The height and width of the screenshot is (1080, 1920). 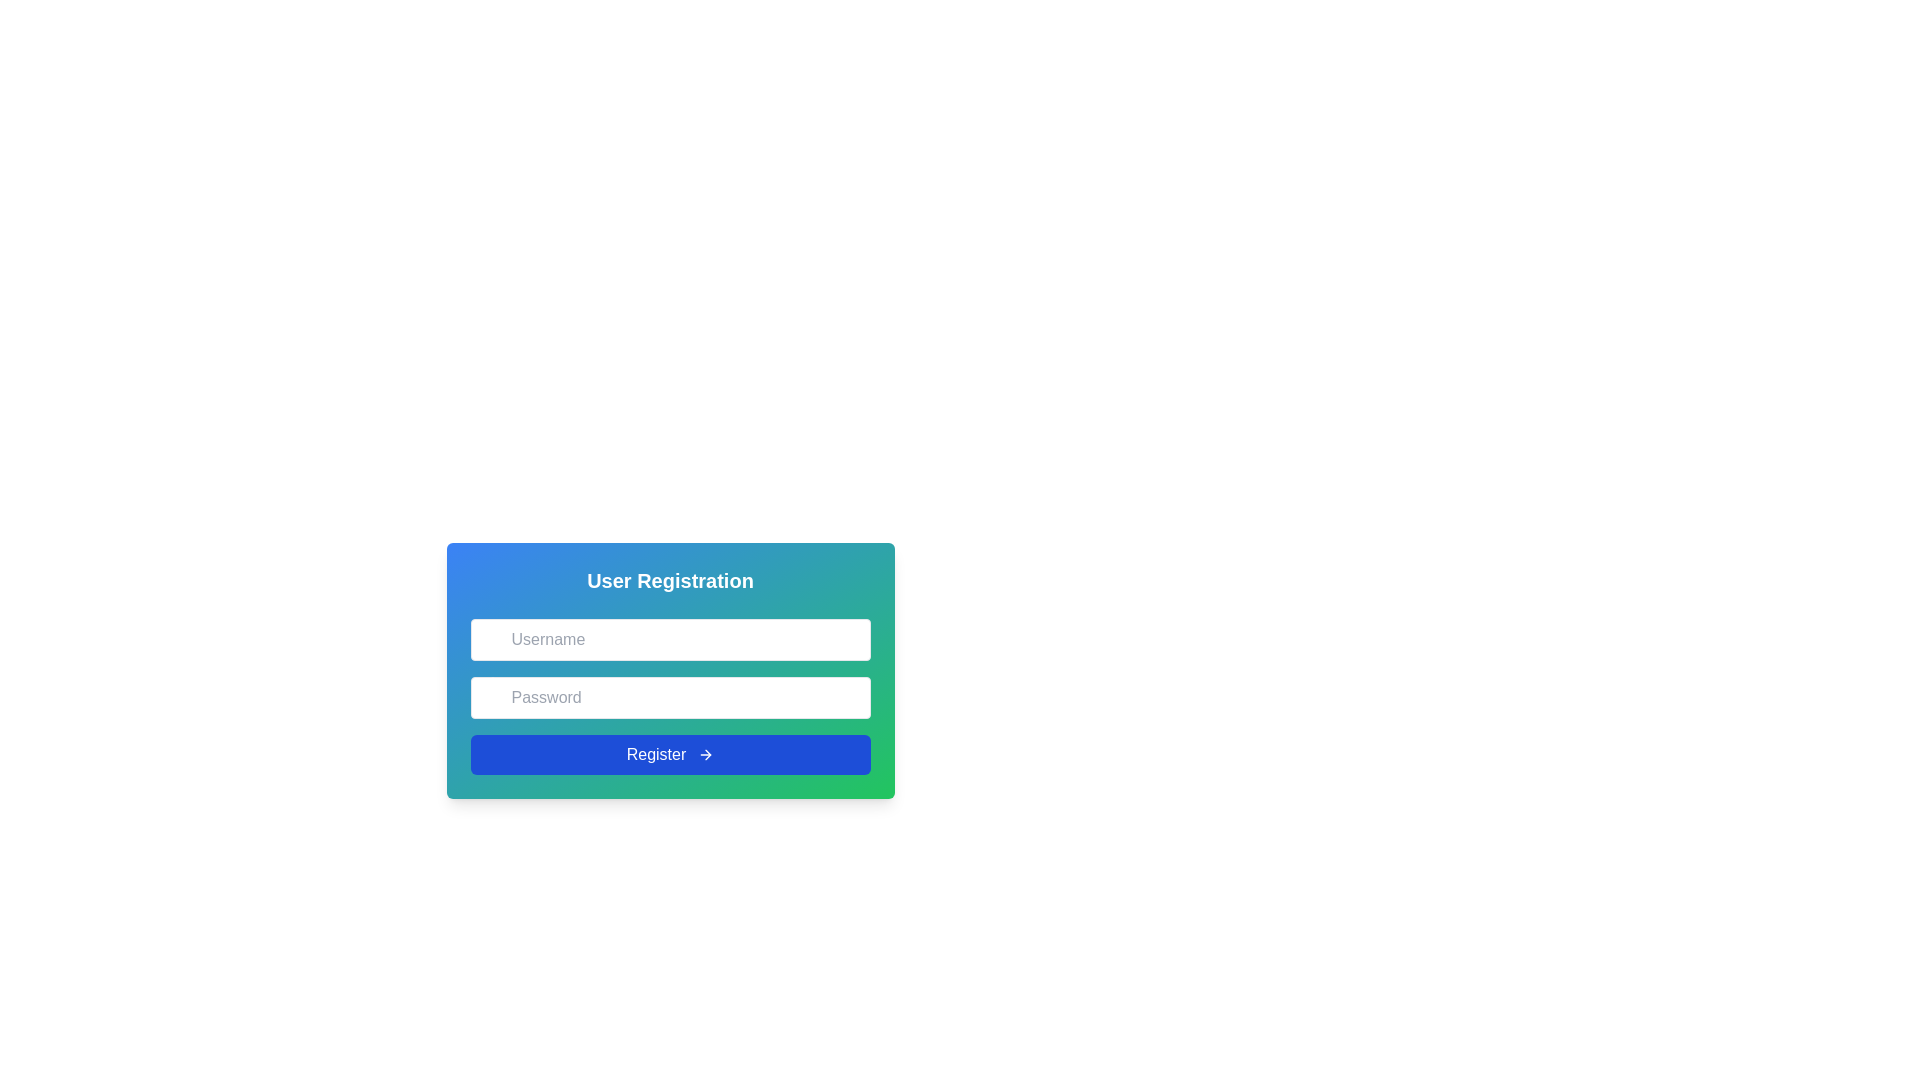 I want to click on the graphical icon positioned on the far right side of the 'Register' button, which complements the button's function within the 'User Registration' panel, so click(x=706, y=755).